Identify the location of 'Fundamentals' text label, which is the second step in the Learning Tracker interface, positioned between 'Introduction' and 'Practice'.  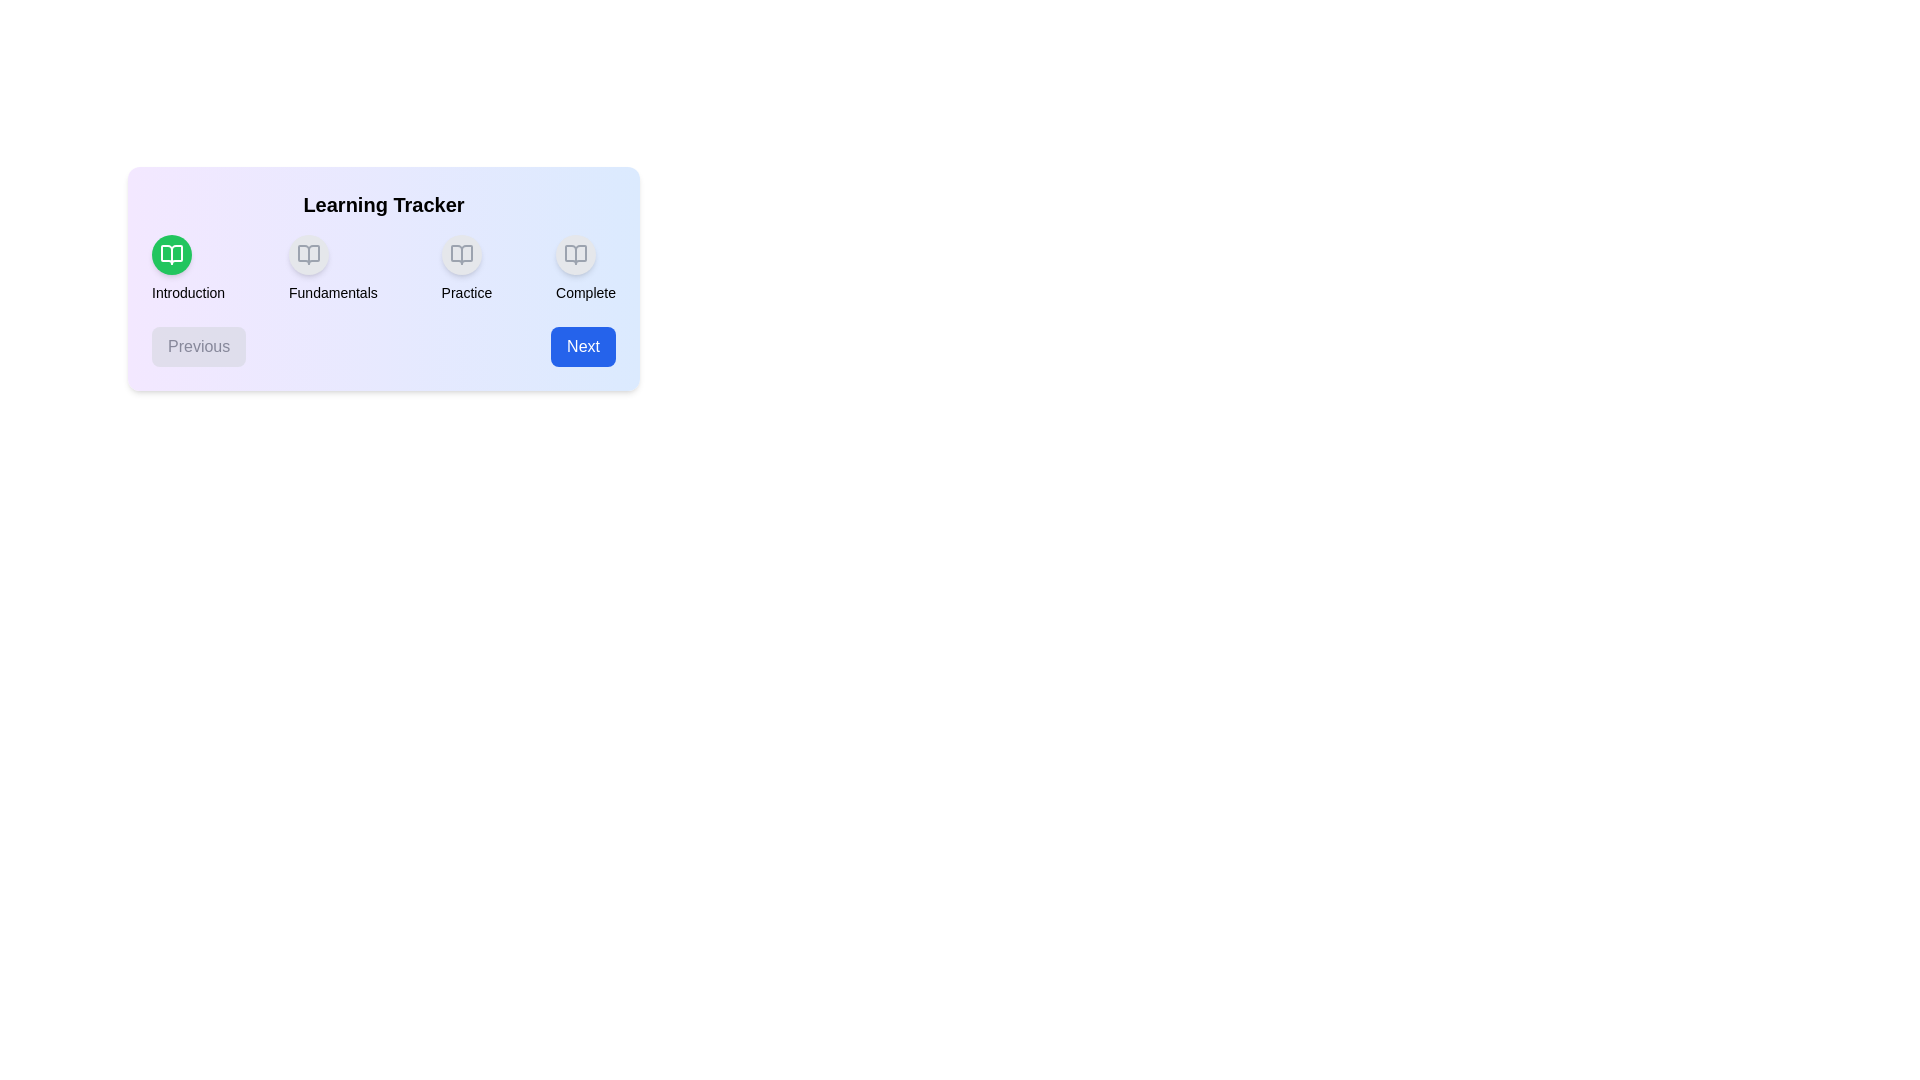
(333, 293).